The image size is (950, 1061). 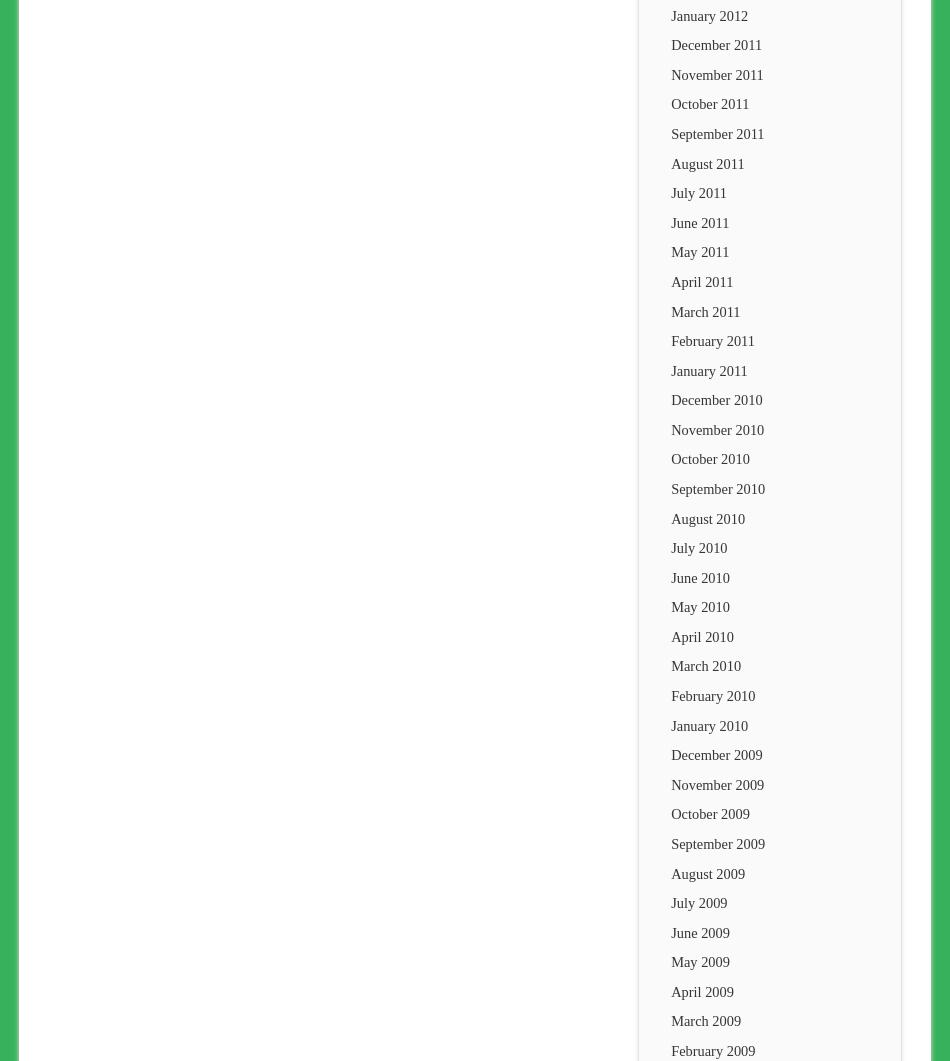 I want to click on 'February 2010', so click(x=712, y=695).